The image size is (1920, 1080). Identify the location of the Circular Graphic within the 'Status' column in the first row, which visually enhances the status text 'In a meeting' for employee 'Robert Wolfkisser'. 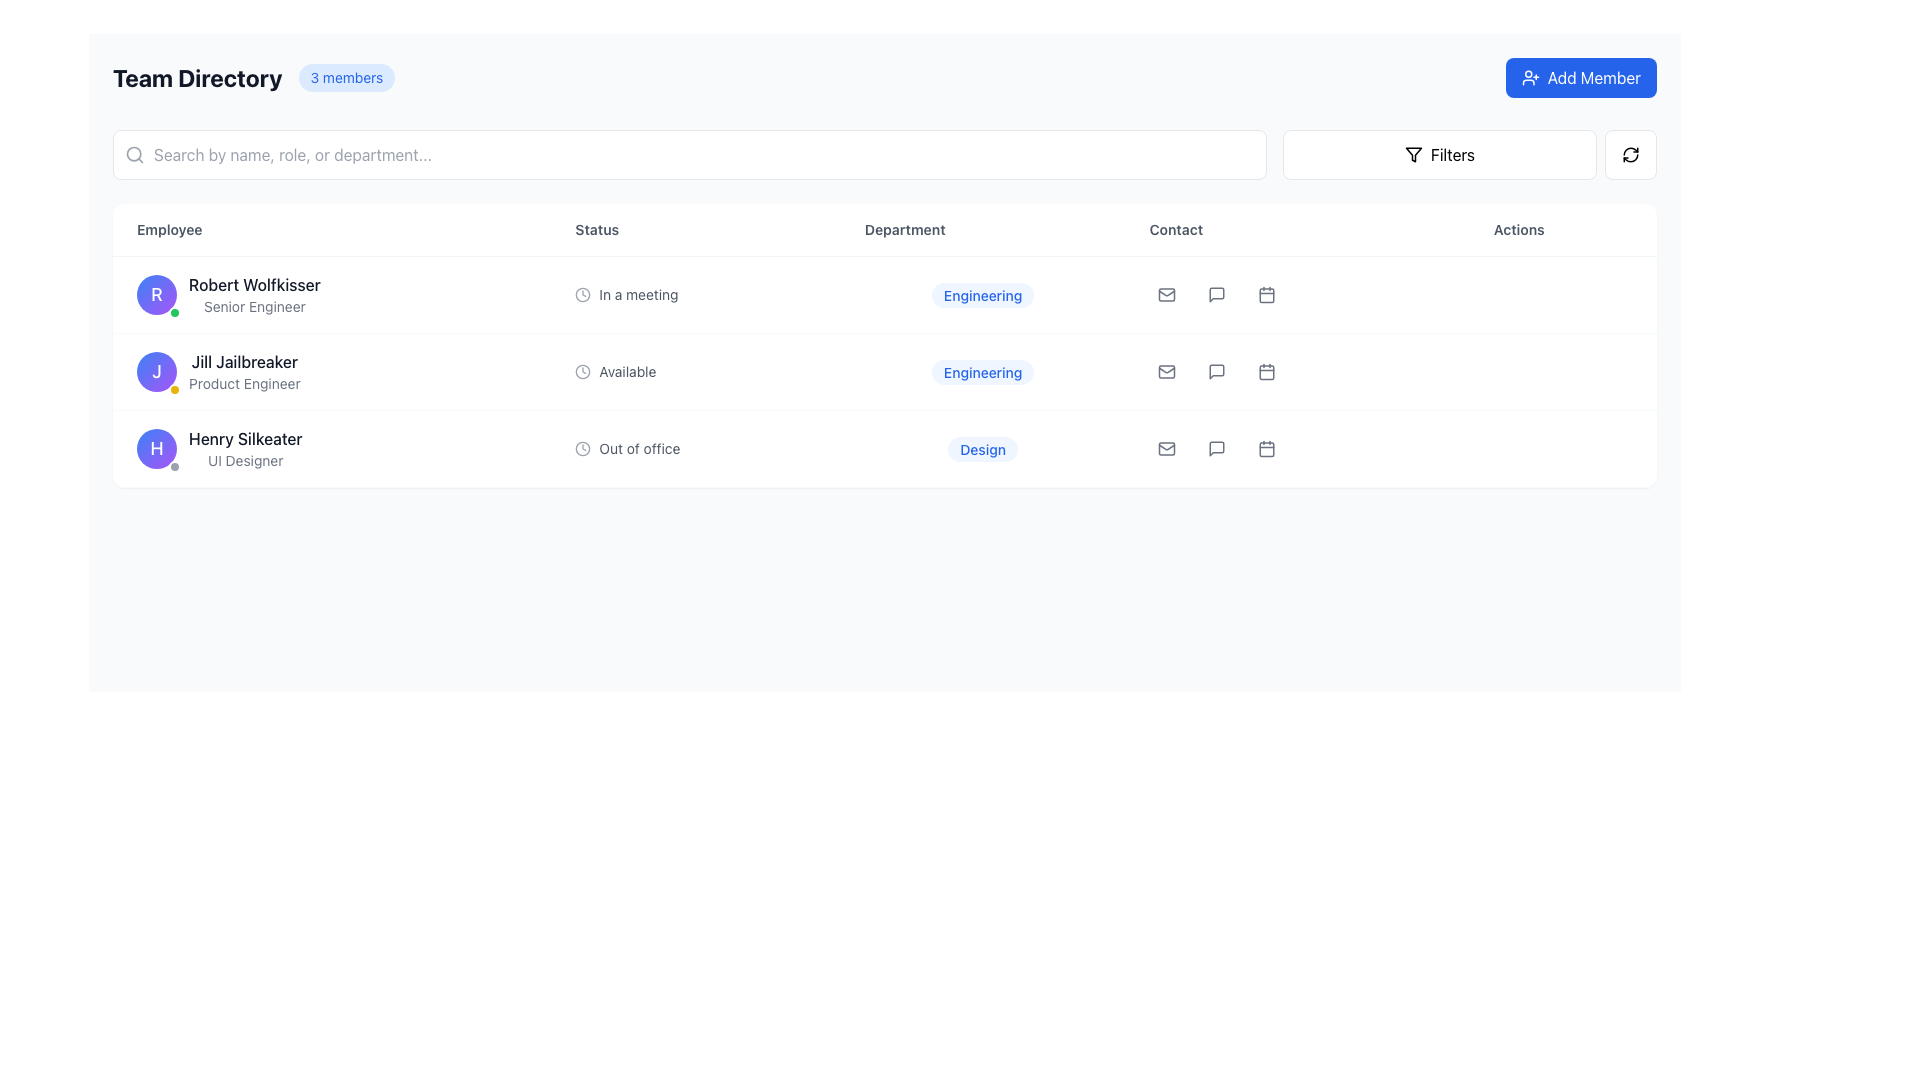
(582, 294).